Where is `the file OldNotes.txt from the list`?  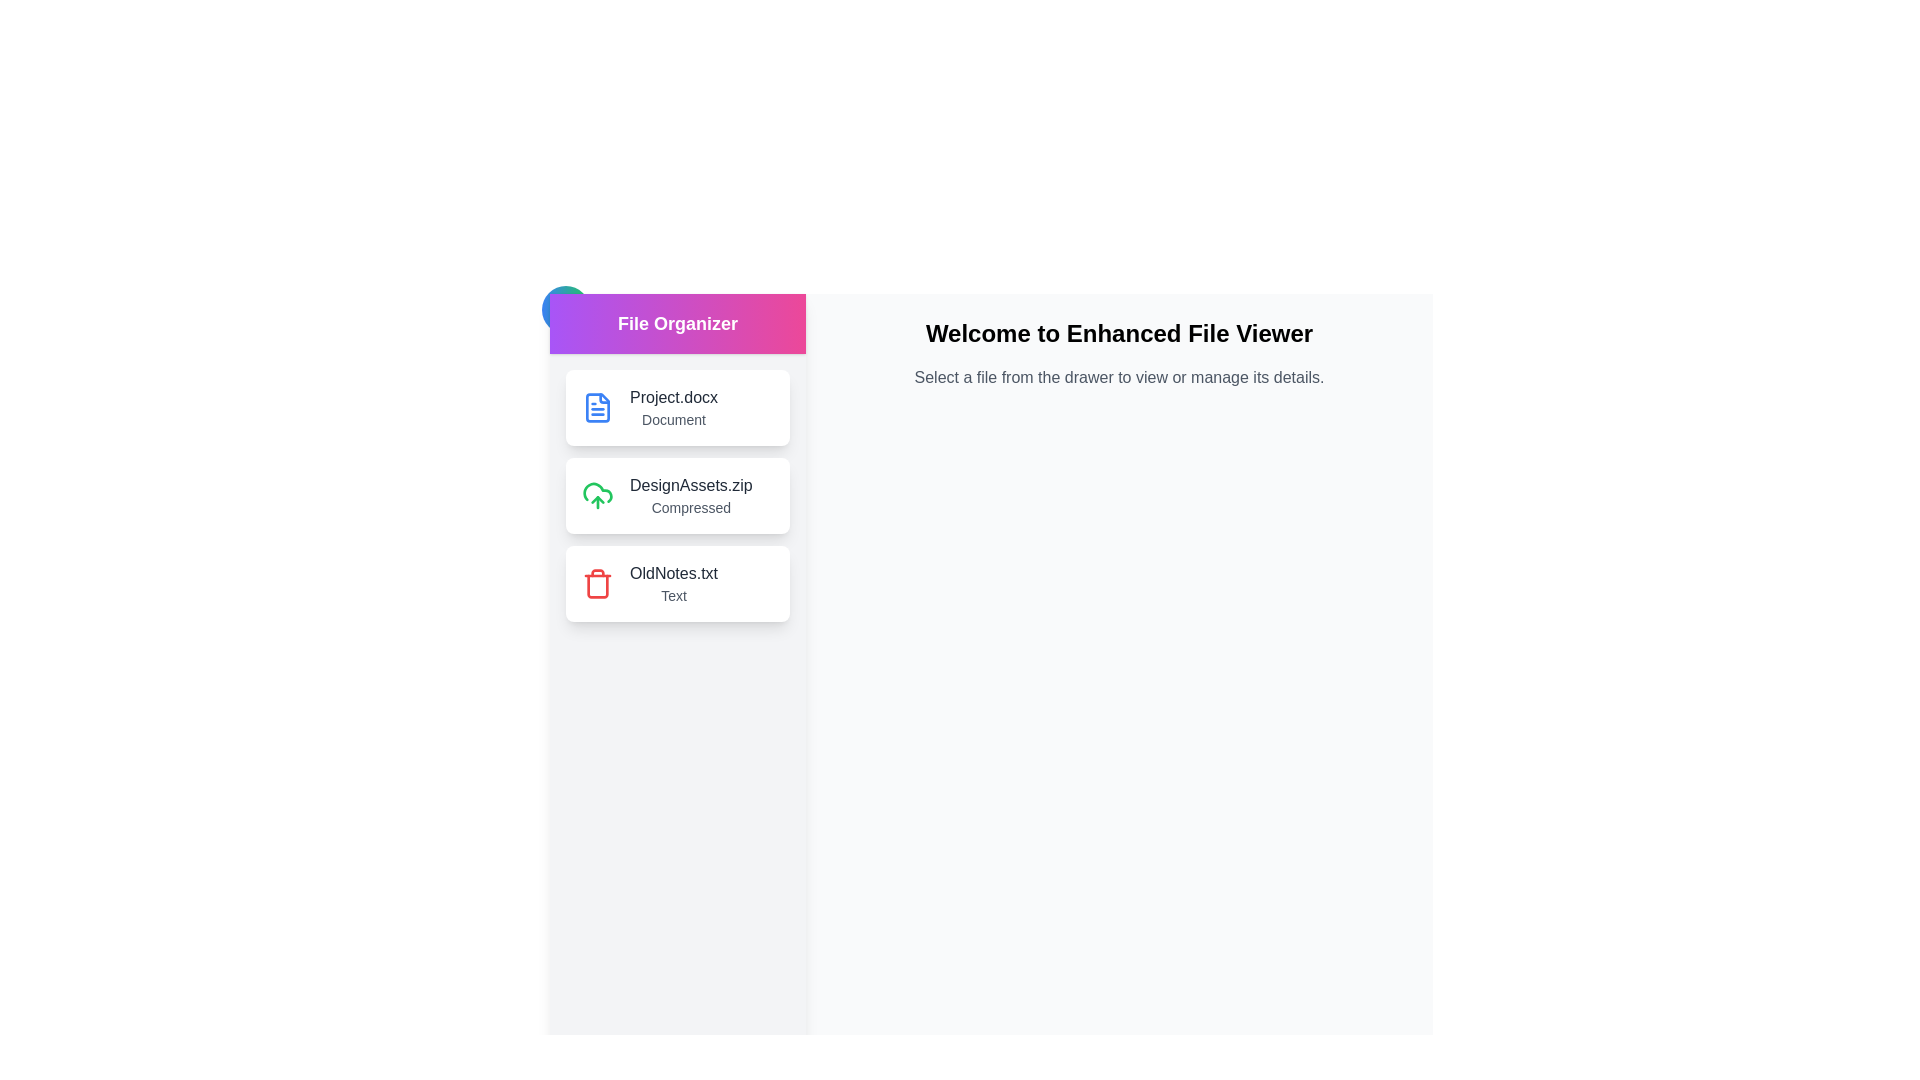
the file OldNotes.txt from the list is located at coordinates (677, 583).